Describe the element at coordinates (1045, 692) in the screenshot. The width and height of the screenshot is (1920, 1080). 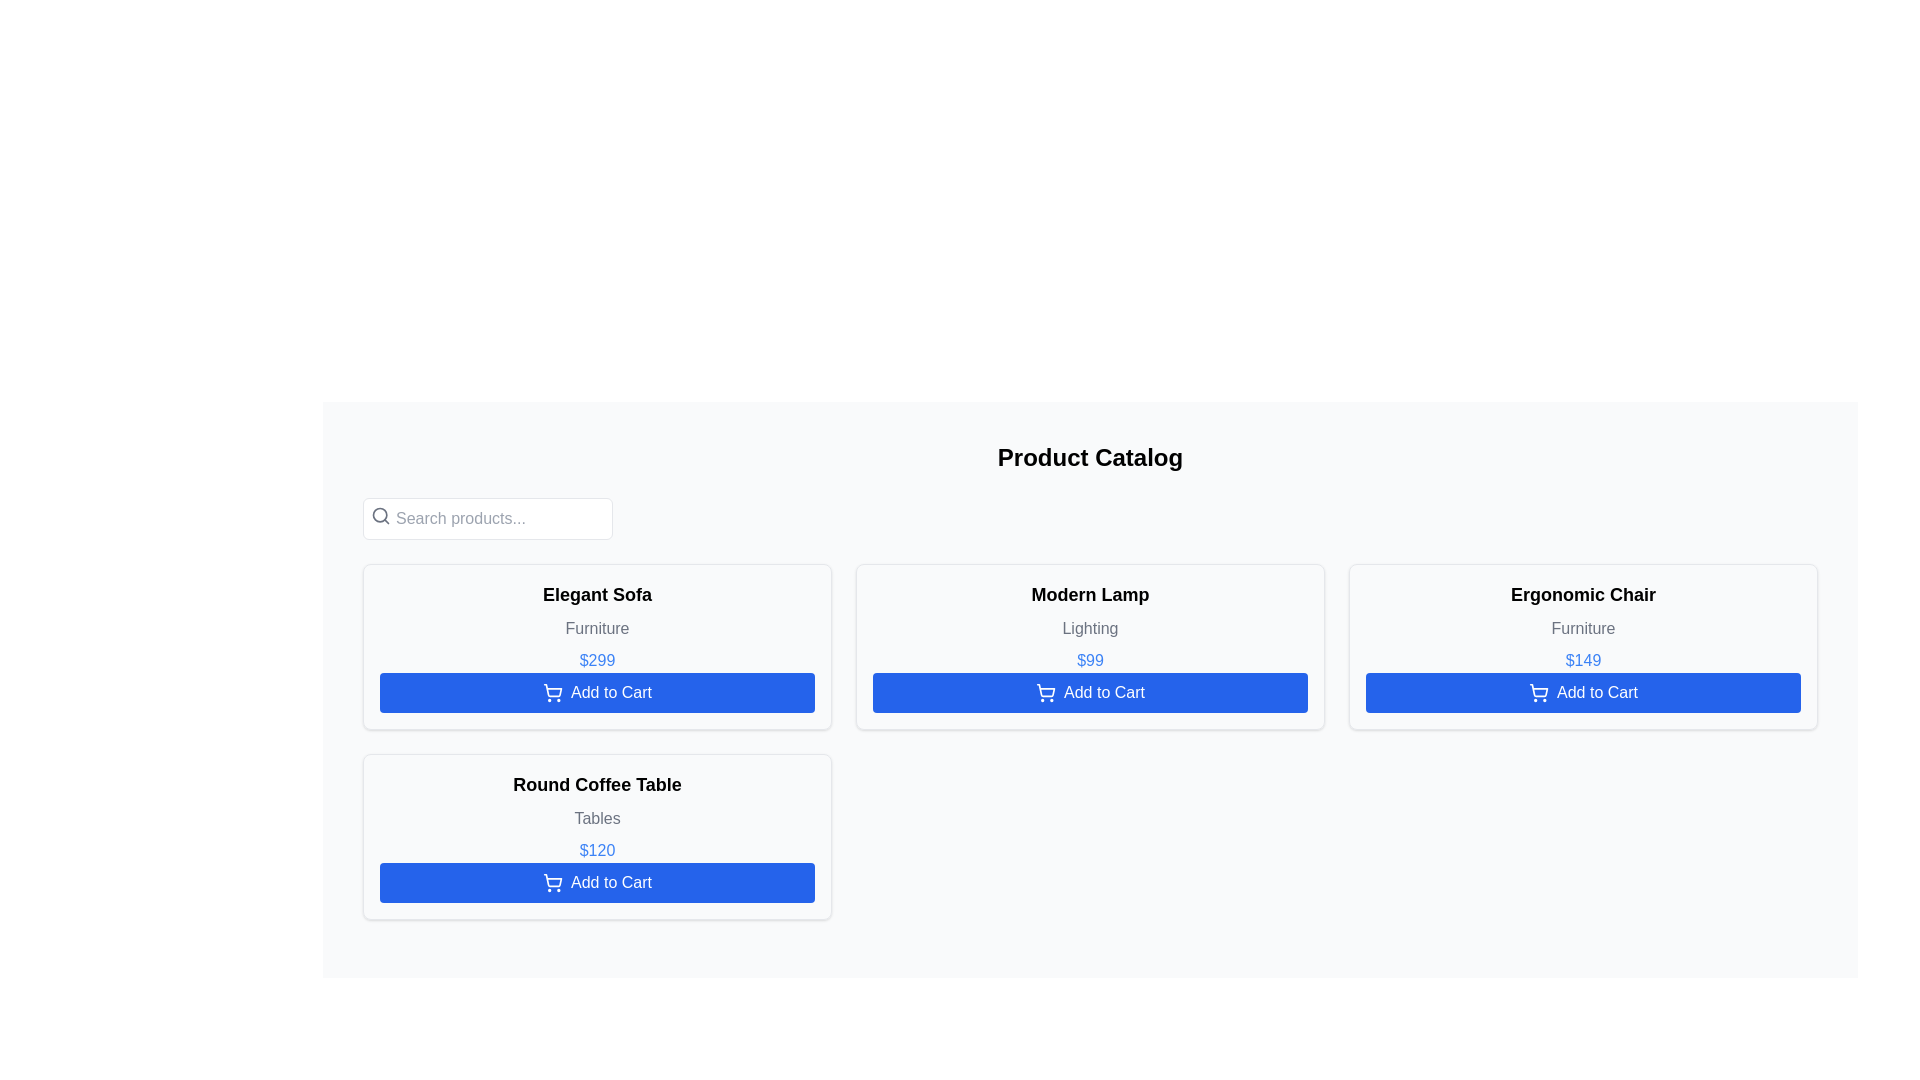
I see `the icon representing the action of adding an item to the cart, located to the left of the 'Add to Cart' text in the 'Add to Cart' button below the 'Modern Lamp' product card` at that location.